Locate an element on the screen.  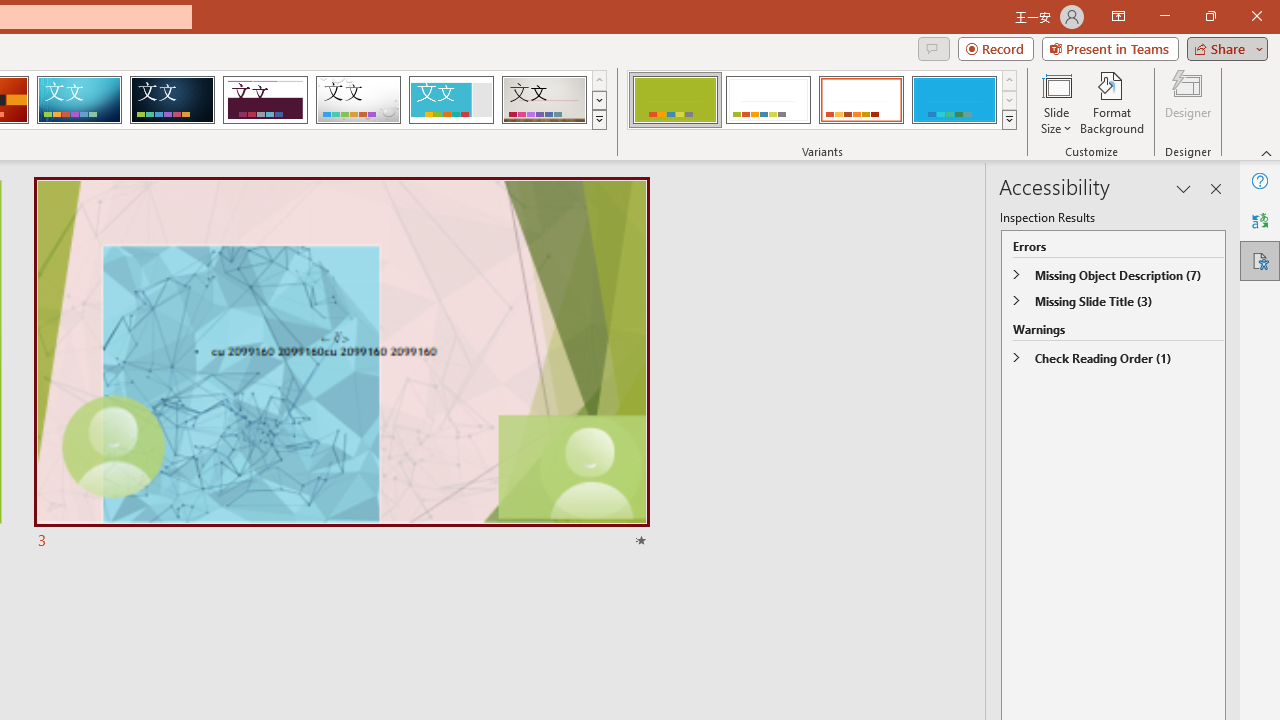
'Themes' is located at coordinates (598, 120).